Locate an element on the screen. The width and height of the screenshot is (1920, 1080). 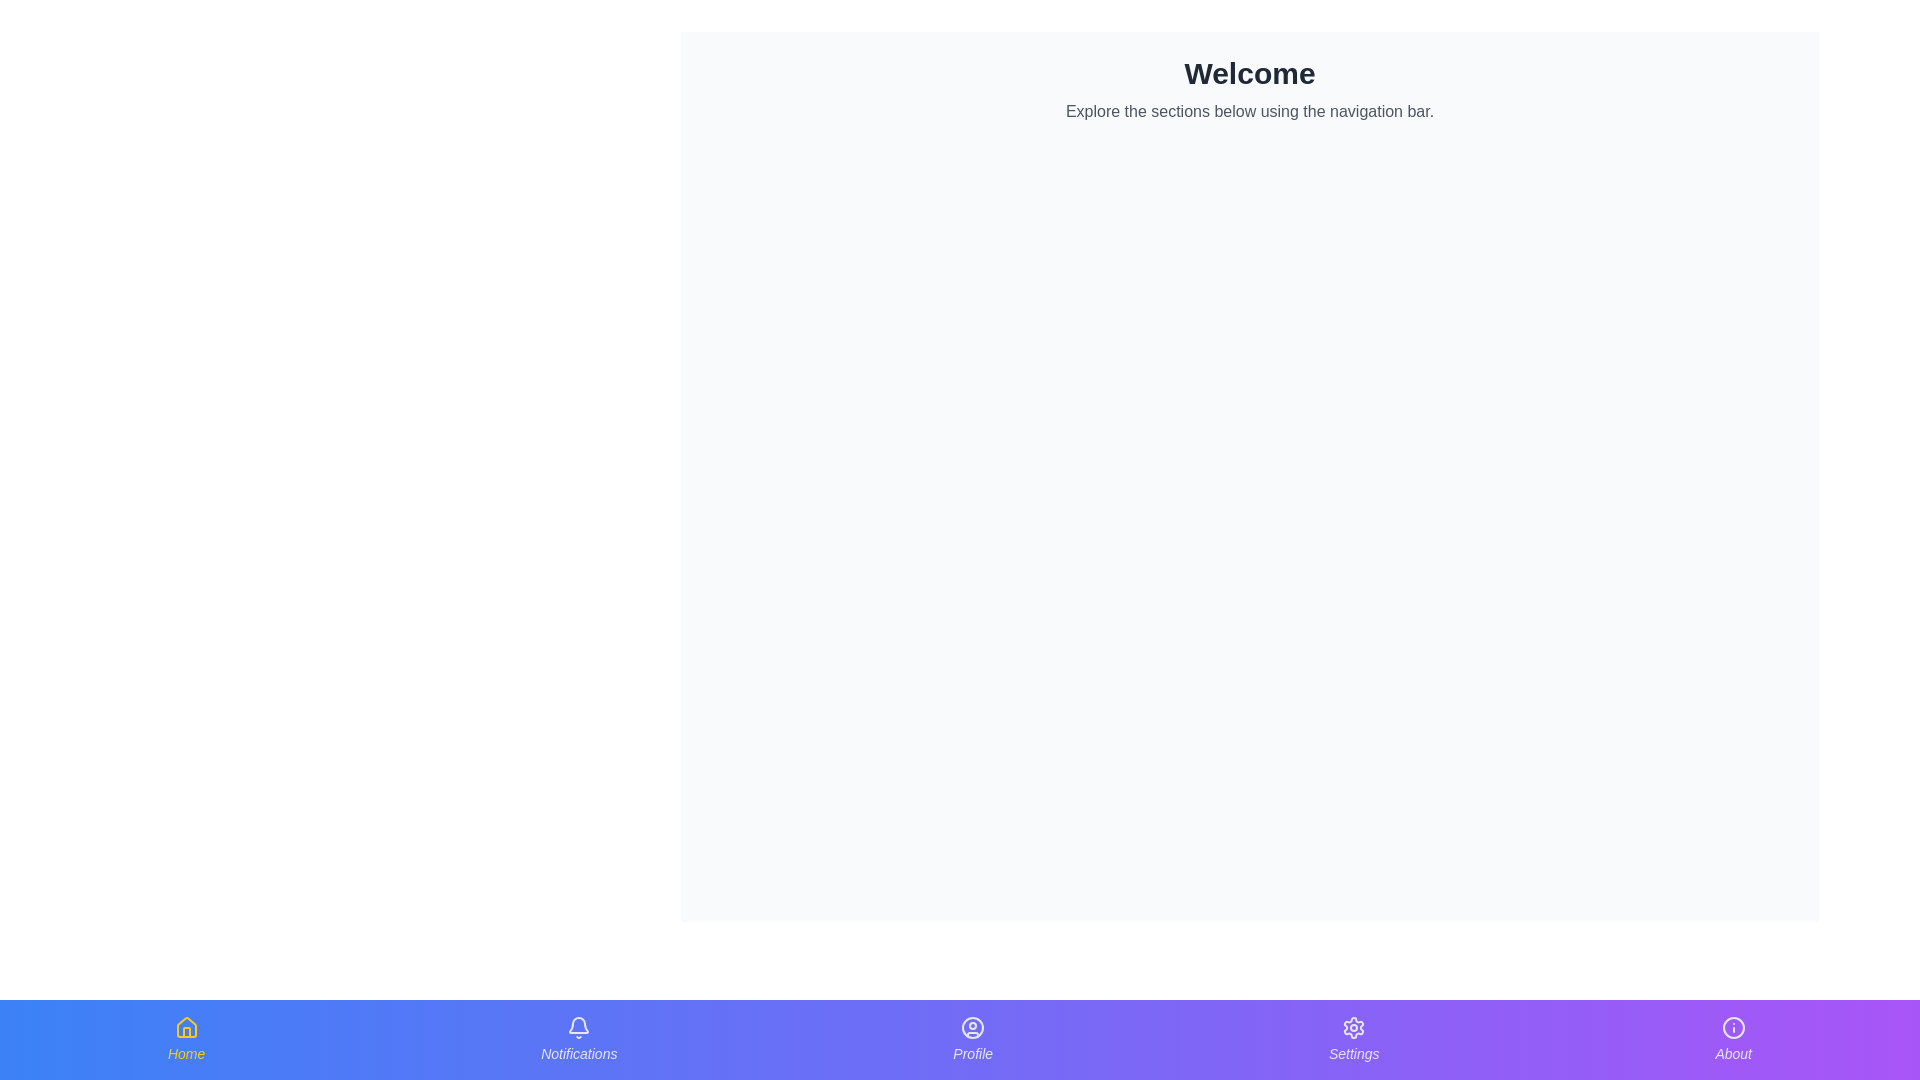
the notification bell icon located at the center of the 'Notifications' section in the bottom navigation bar is located at coordinates (578, 1025).